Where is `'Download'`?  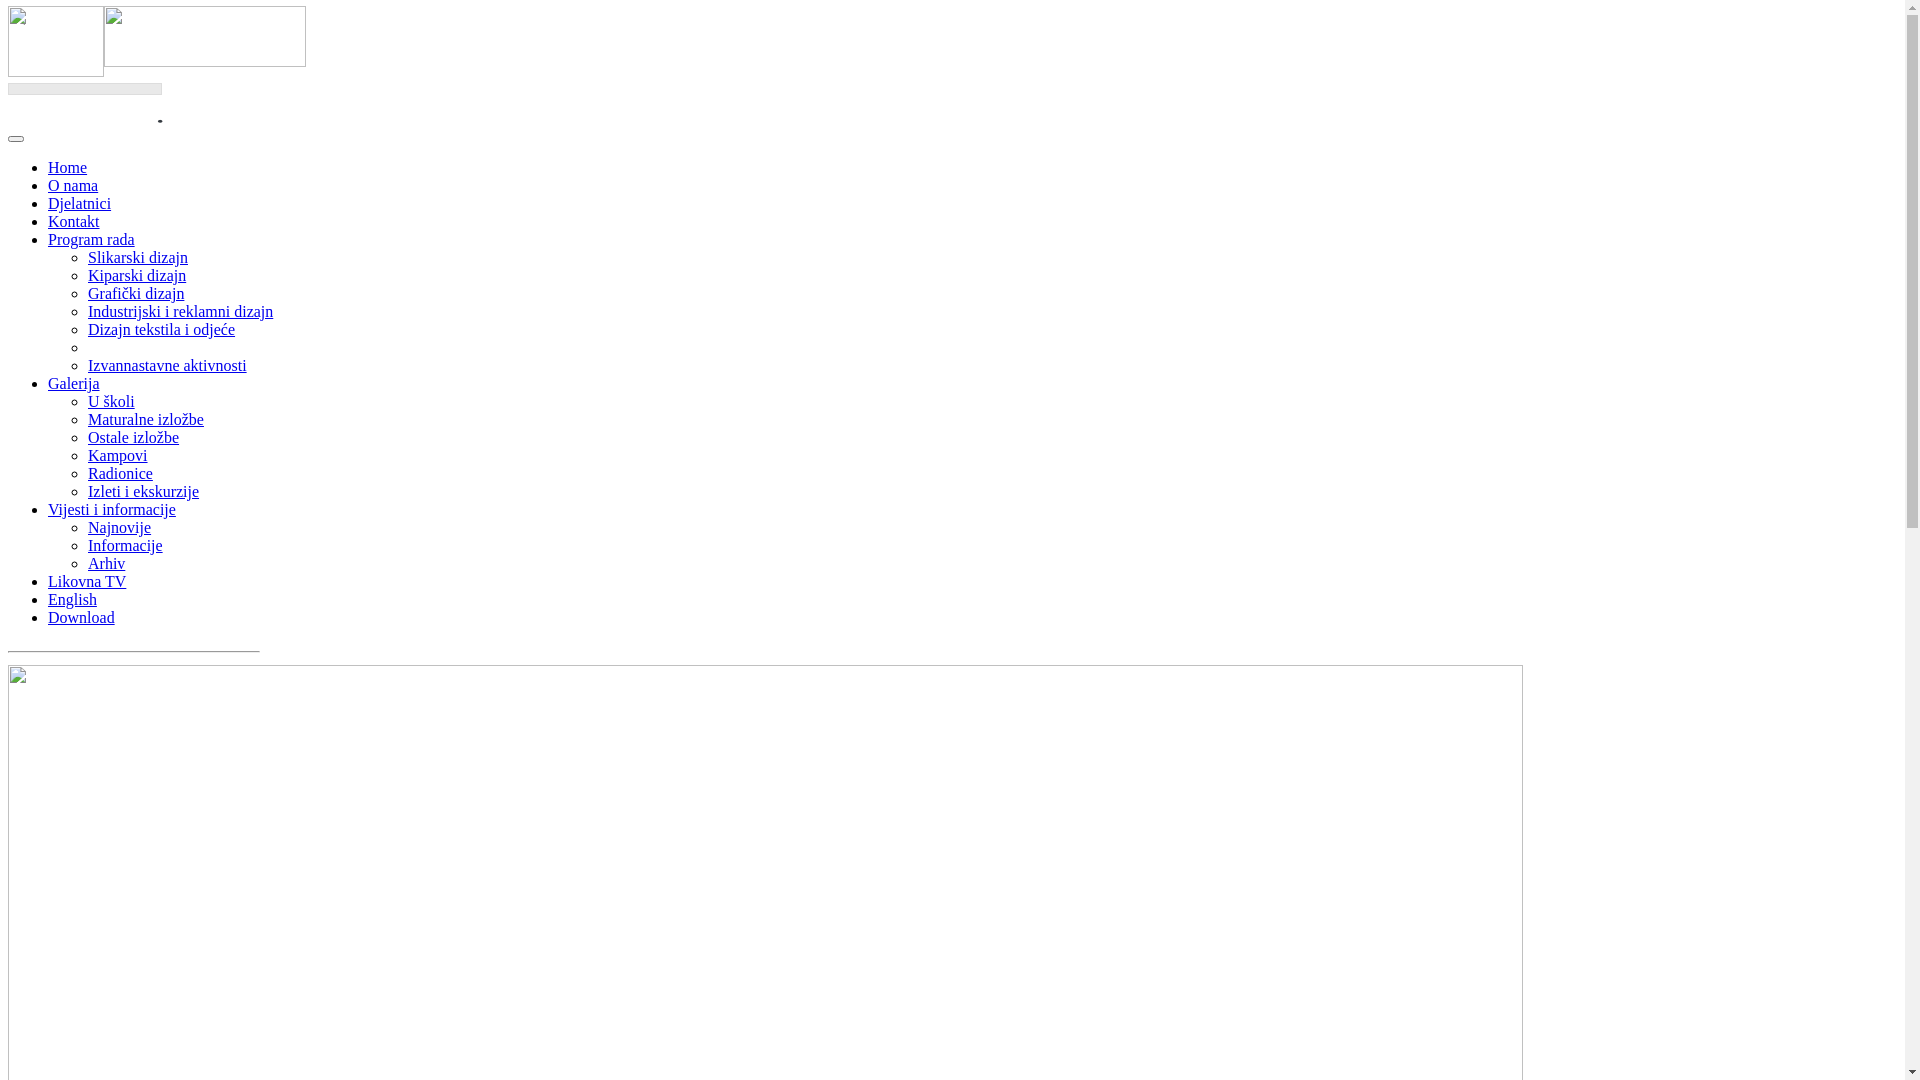
'Download' is located at coordinates (80, 616).